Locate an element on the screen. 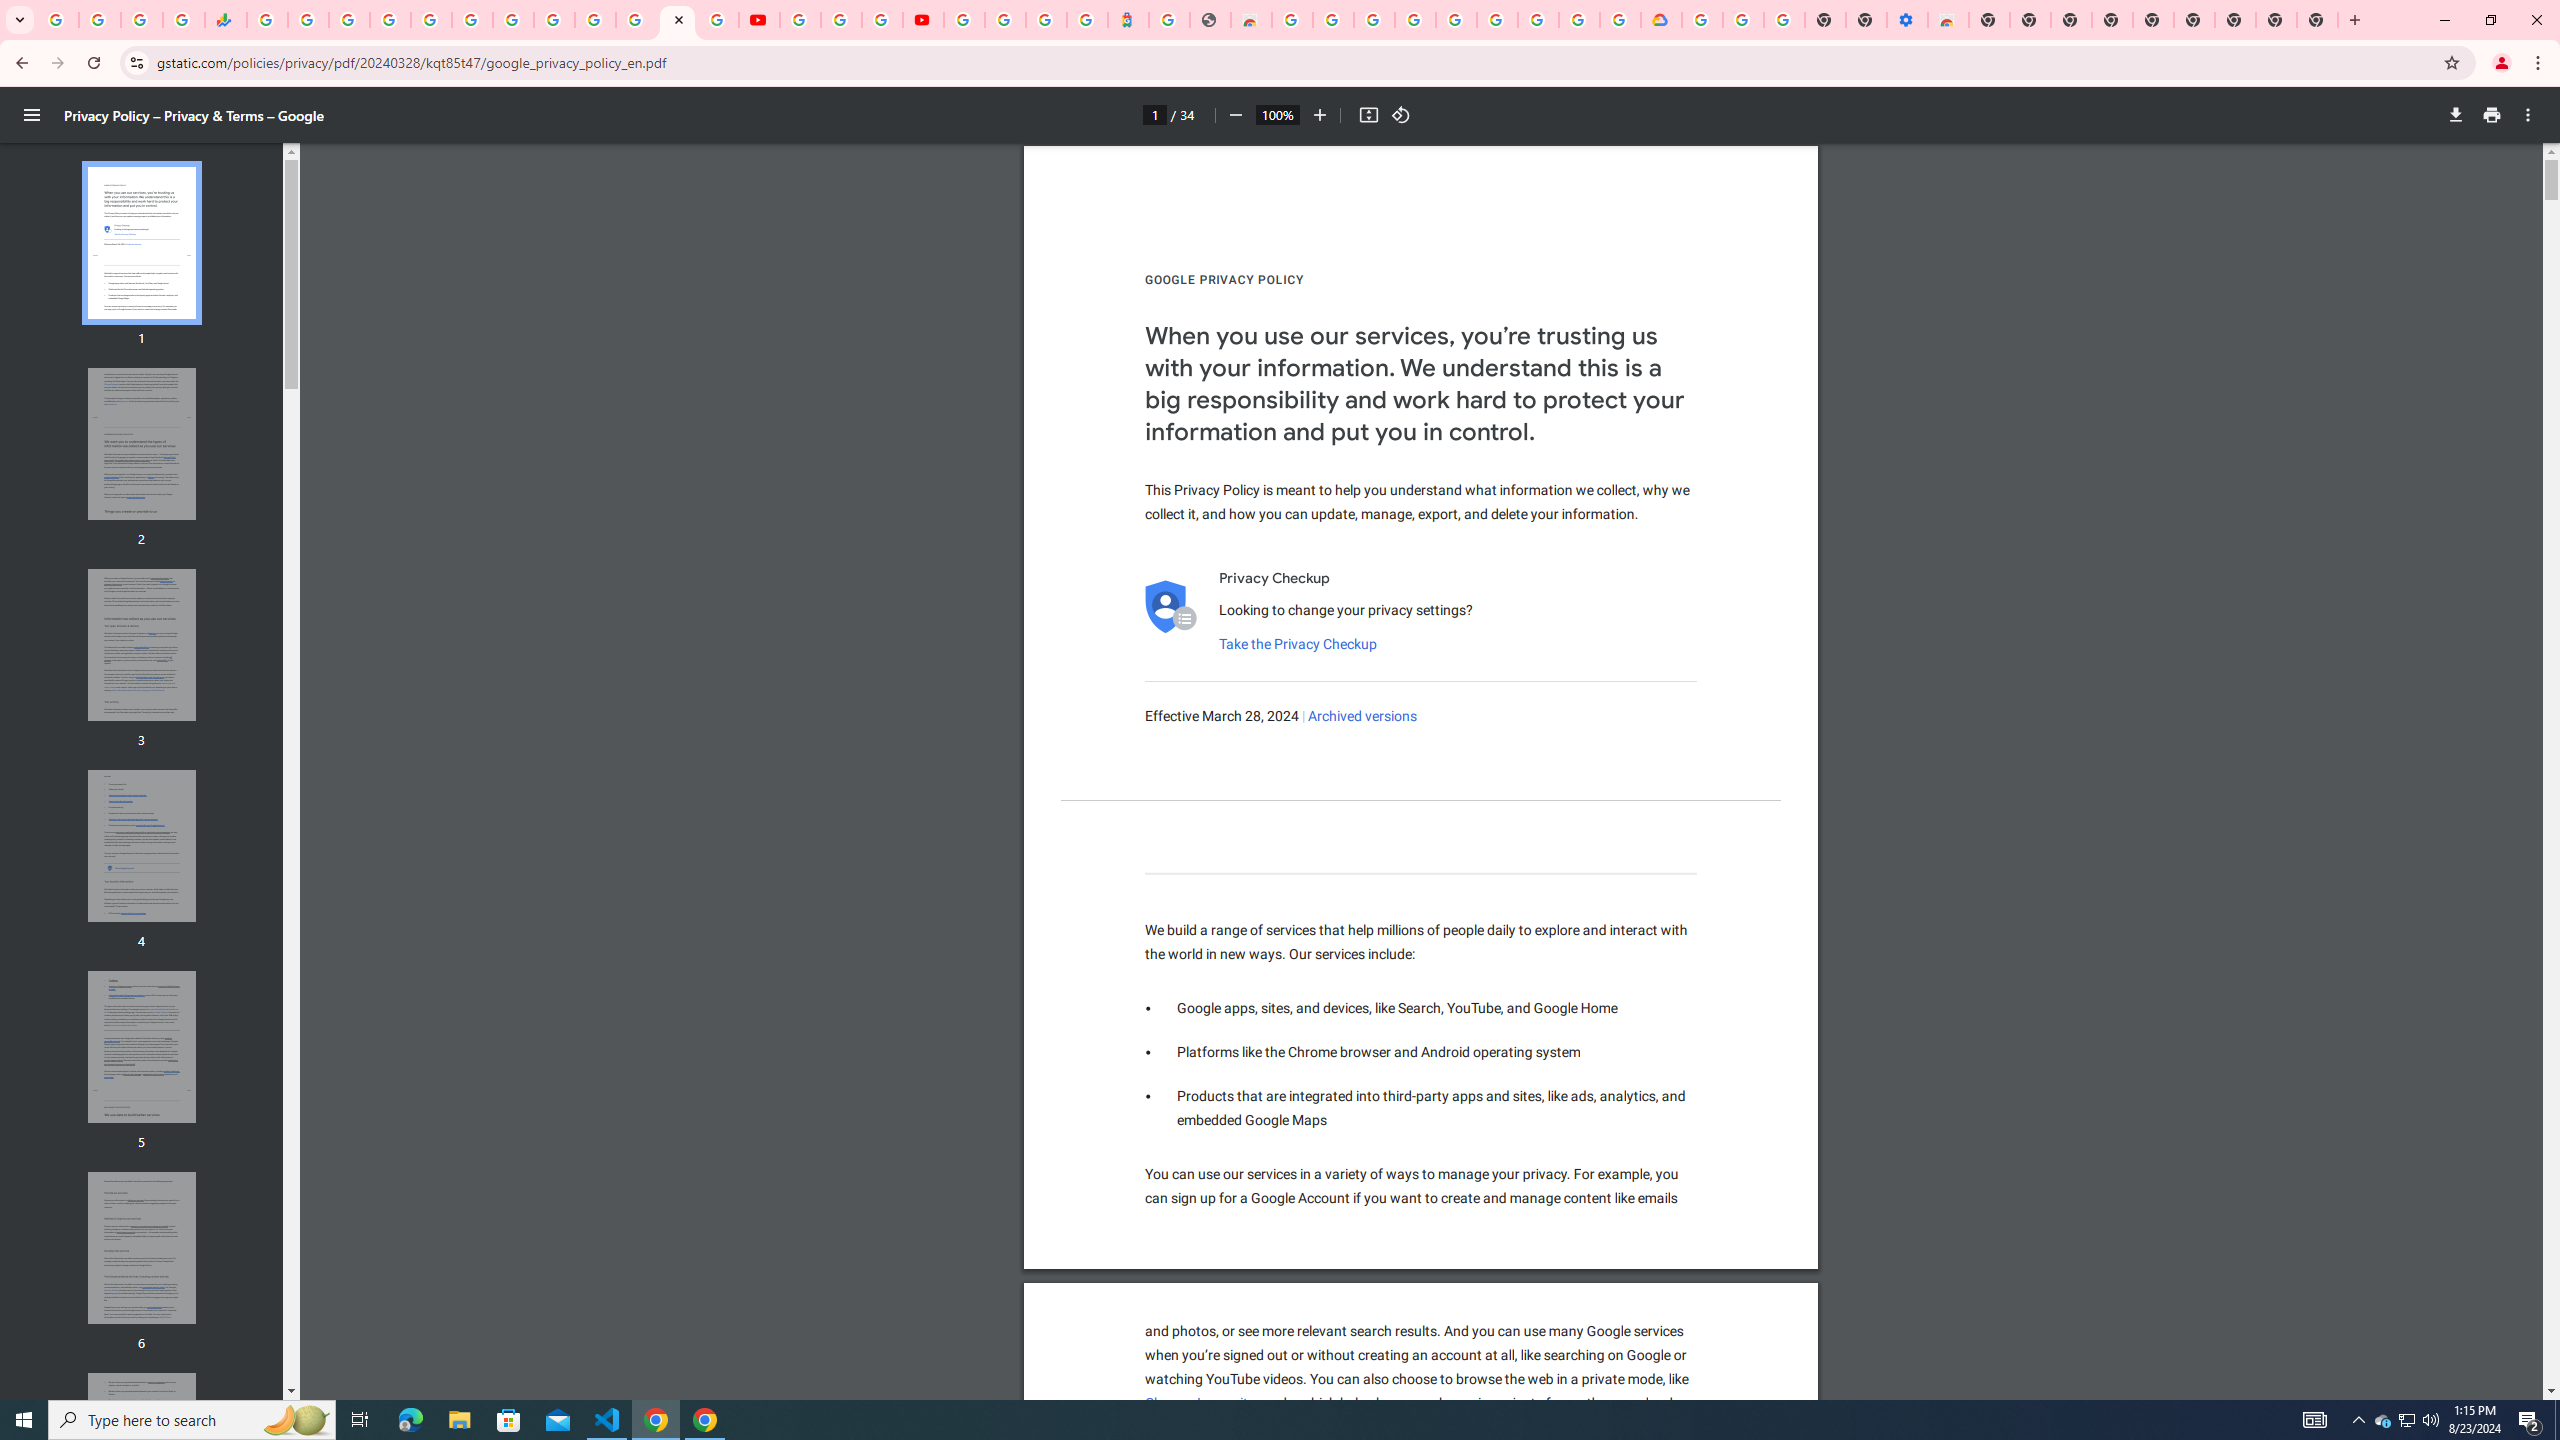 Image resolution: width=2560 pixels, height=1440 pixels. 'Create your Google Account' is located at coordinates (880, 19).